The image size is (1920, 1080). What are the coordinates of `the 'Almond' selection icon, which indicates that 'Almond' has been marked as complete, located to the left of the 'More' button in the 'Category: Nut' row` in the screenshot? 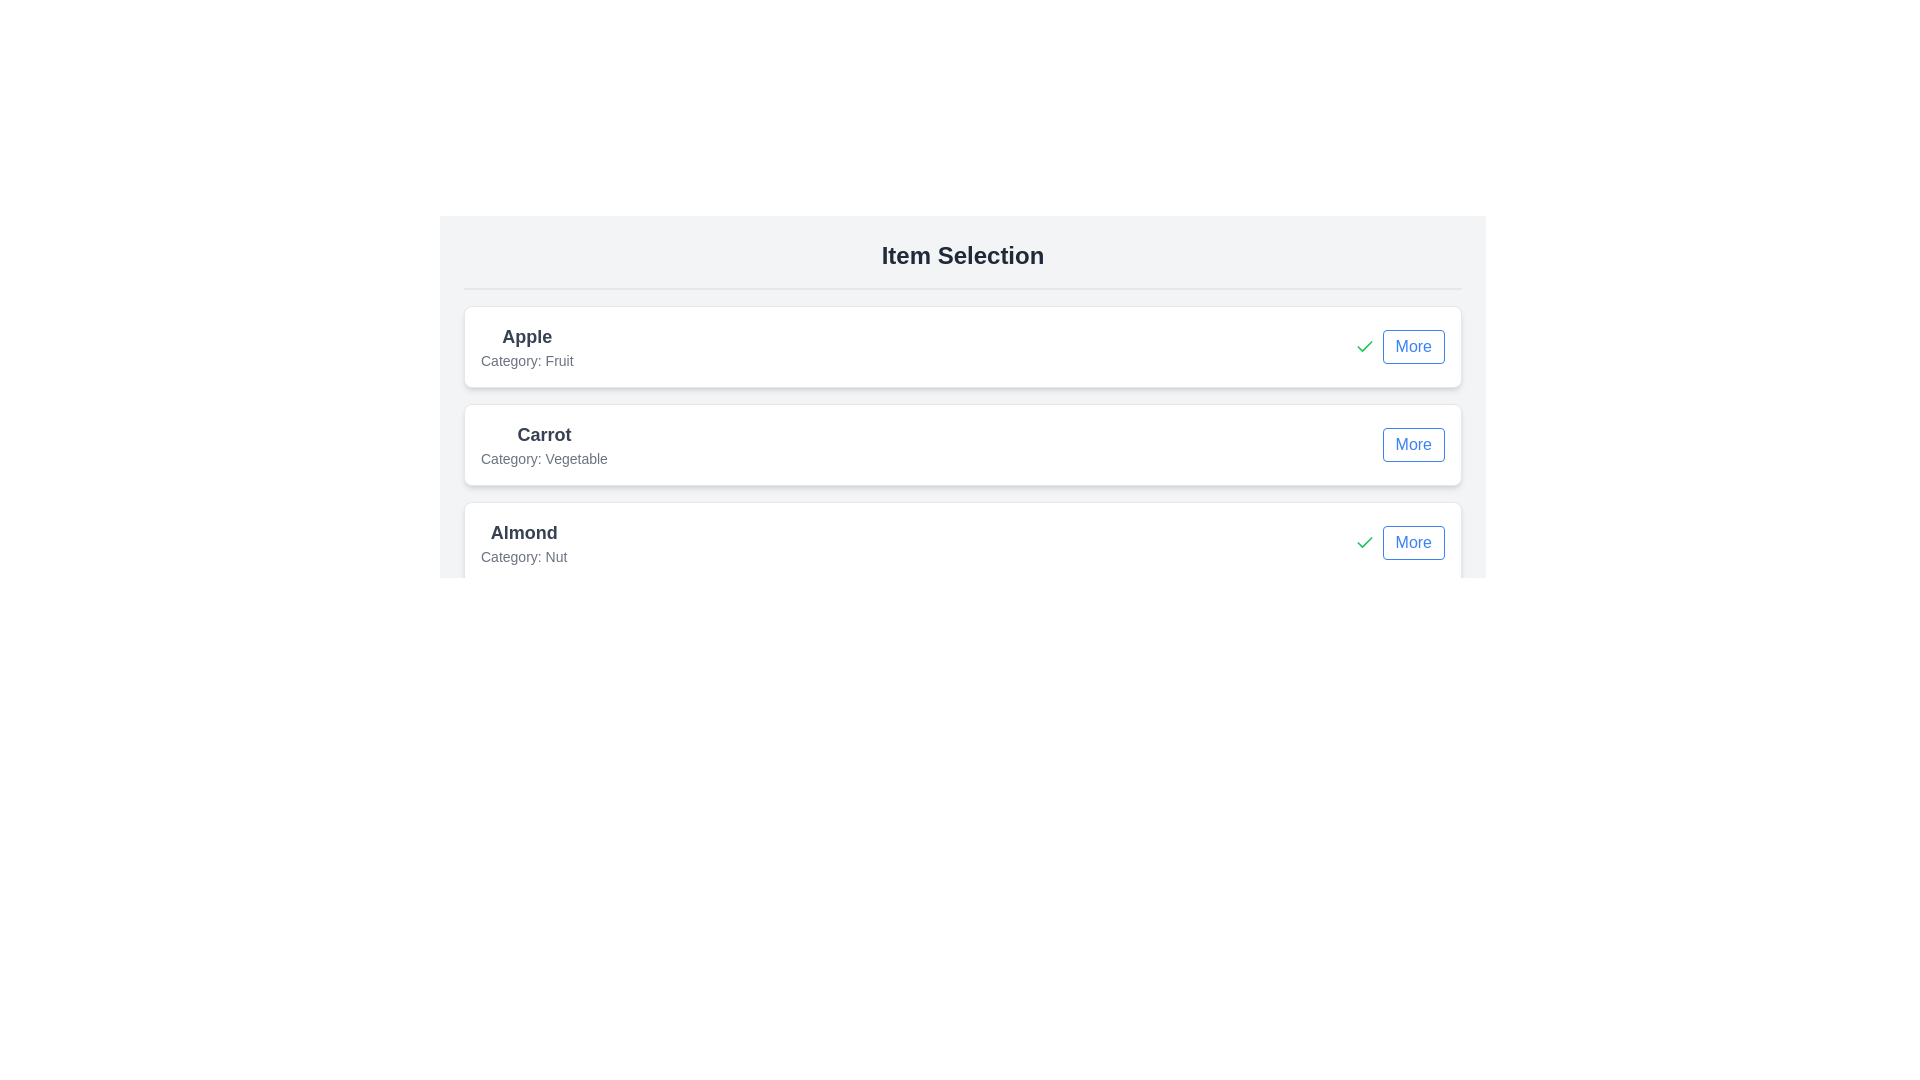 It's located at (1363, 345).